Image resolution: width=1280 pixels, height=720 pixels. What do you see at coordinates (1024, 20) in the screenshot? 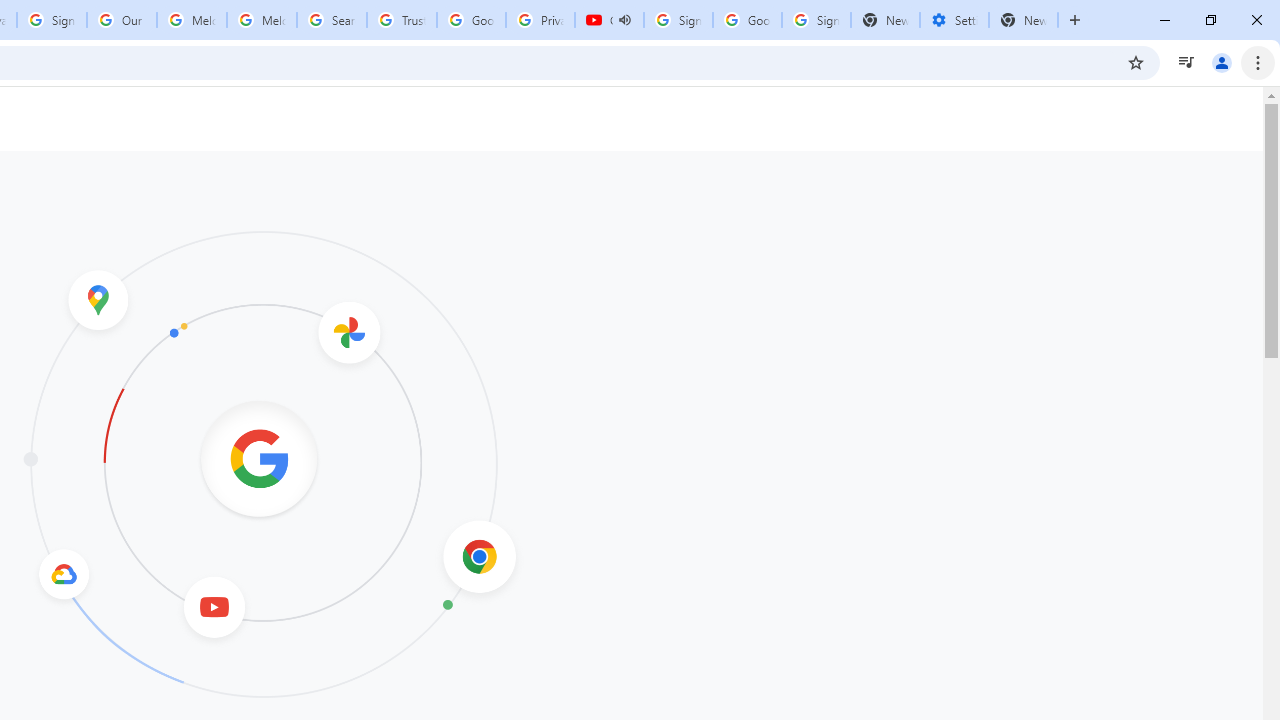
I see `'New Tab'` at bounding box center [1024, 20].